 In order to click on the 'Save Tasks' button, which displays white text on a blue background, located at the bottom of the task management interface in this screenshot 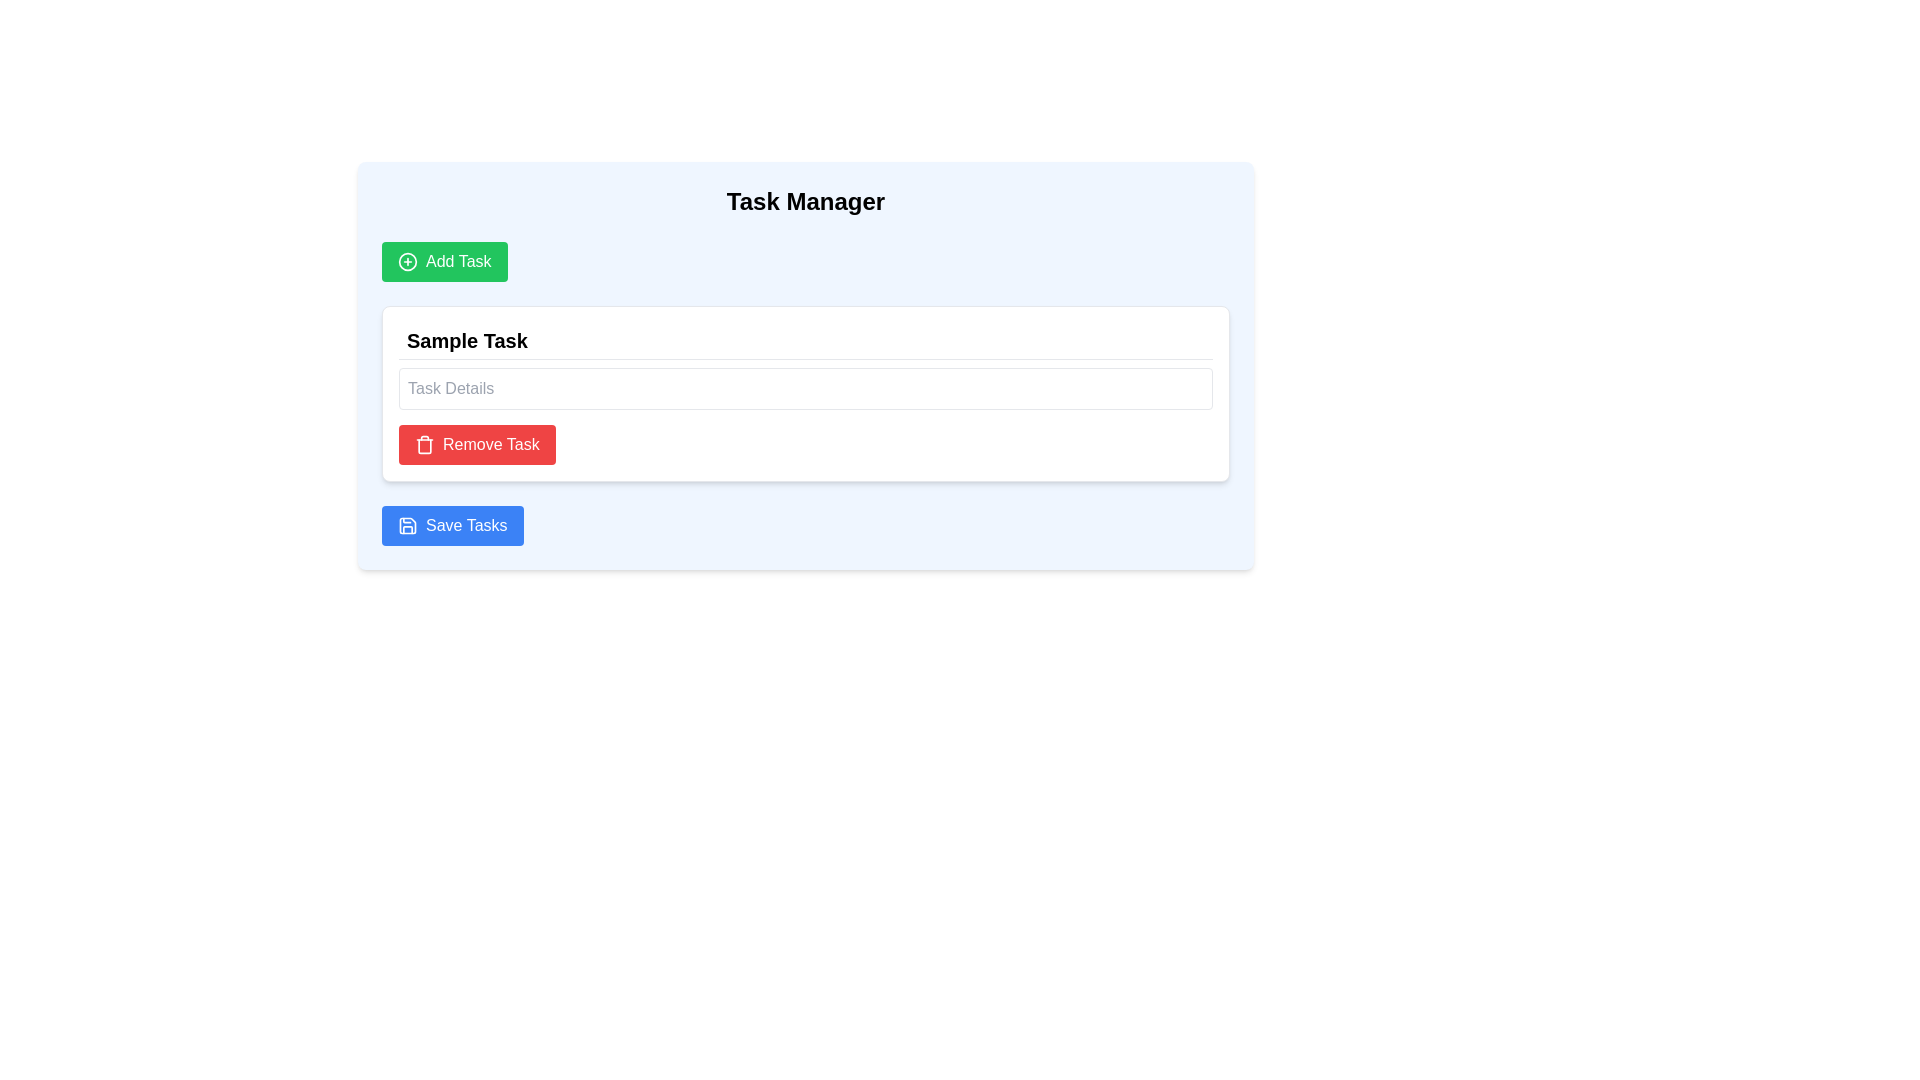, I will do `click(465, 524)`.